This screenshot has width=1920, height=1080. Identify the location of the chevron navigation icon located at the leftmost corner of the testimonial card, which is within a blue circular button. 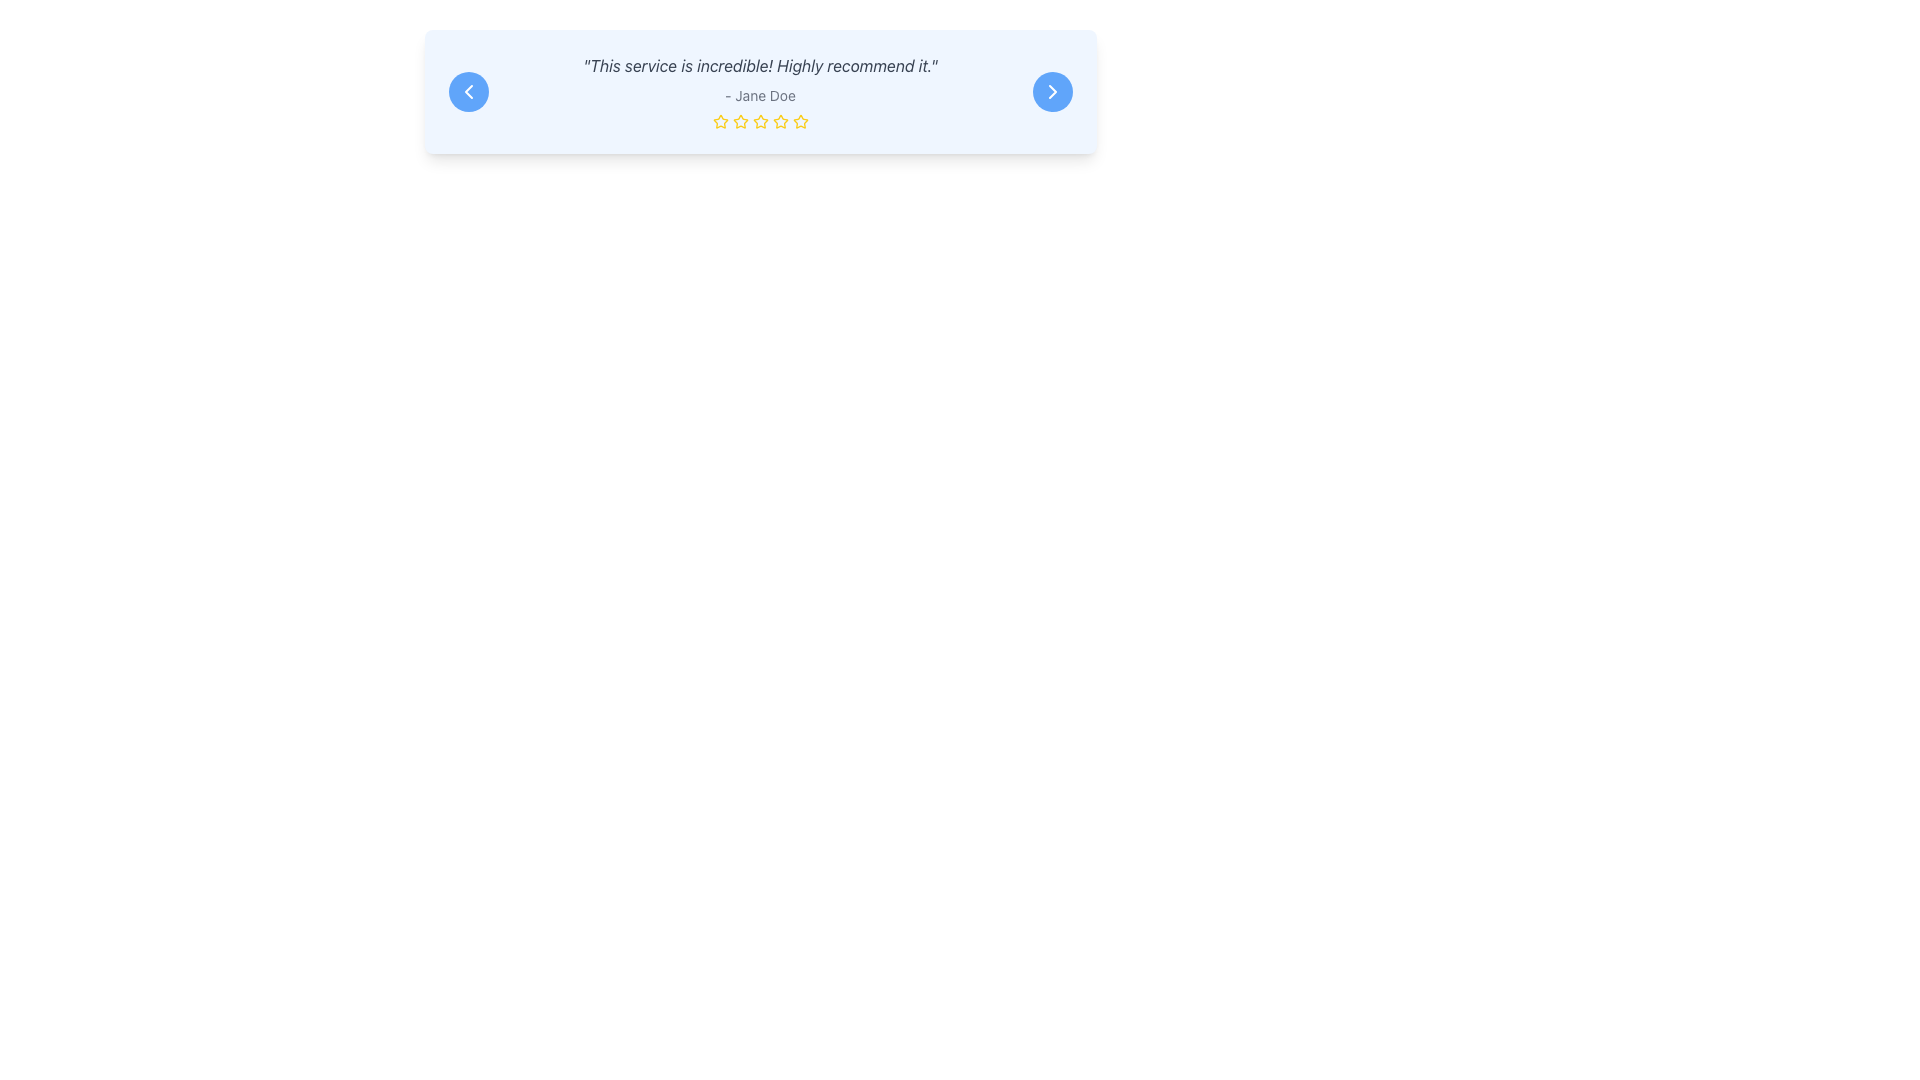
(467, 92).